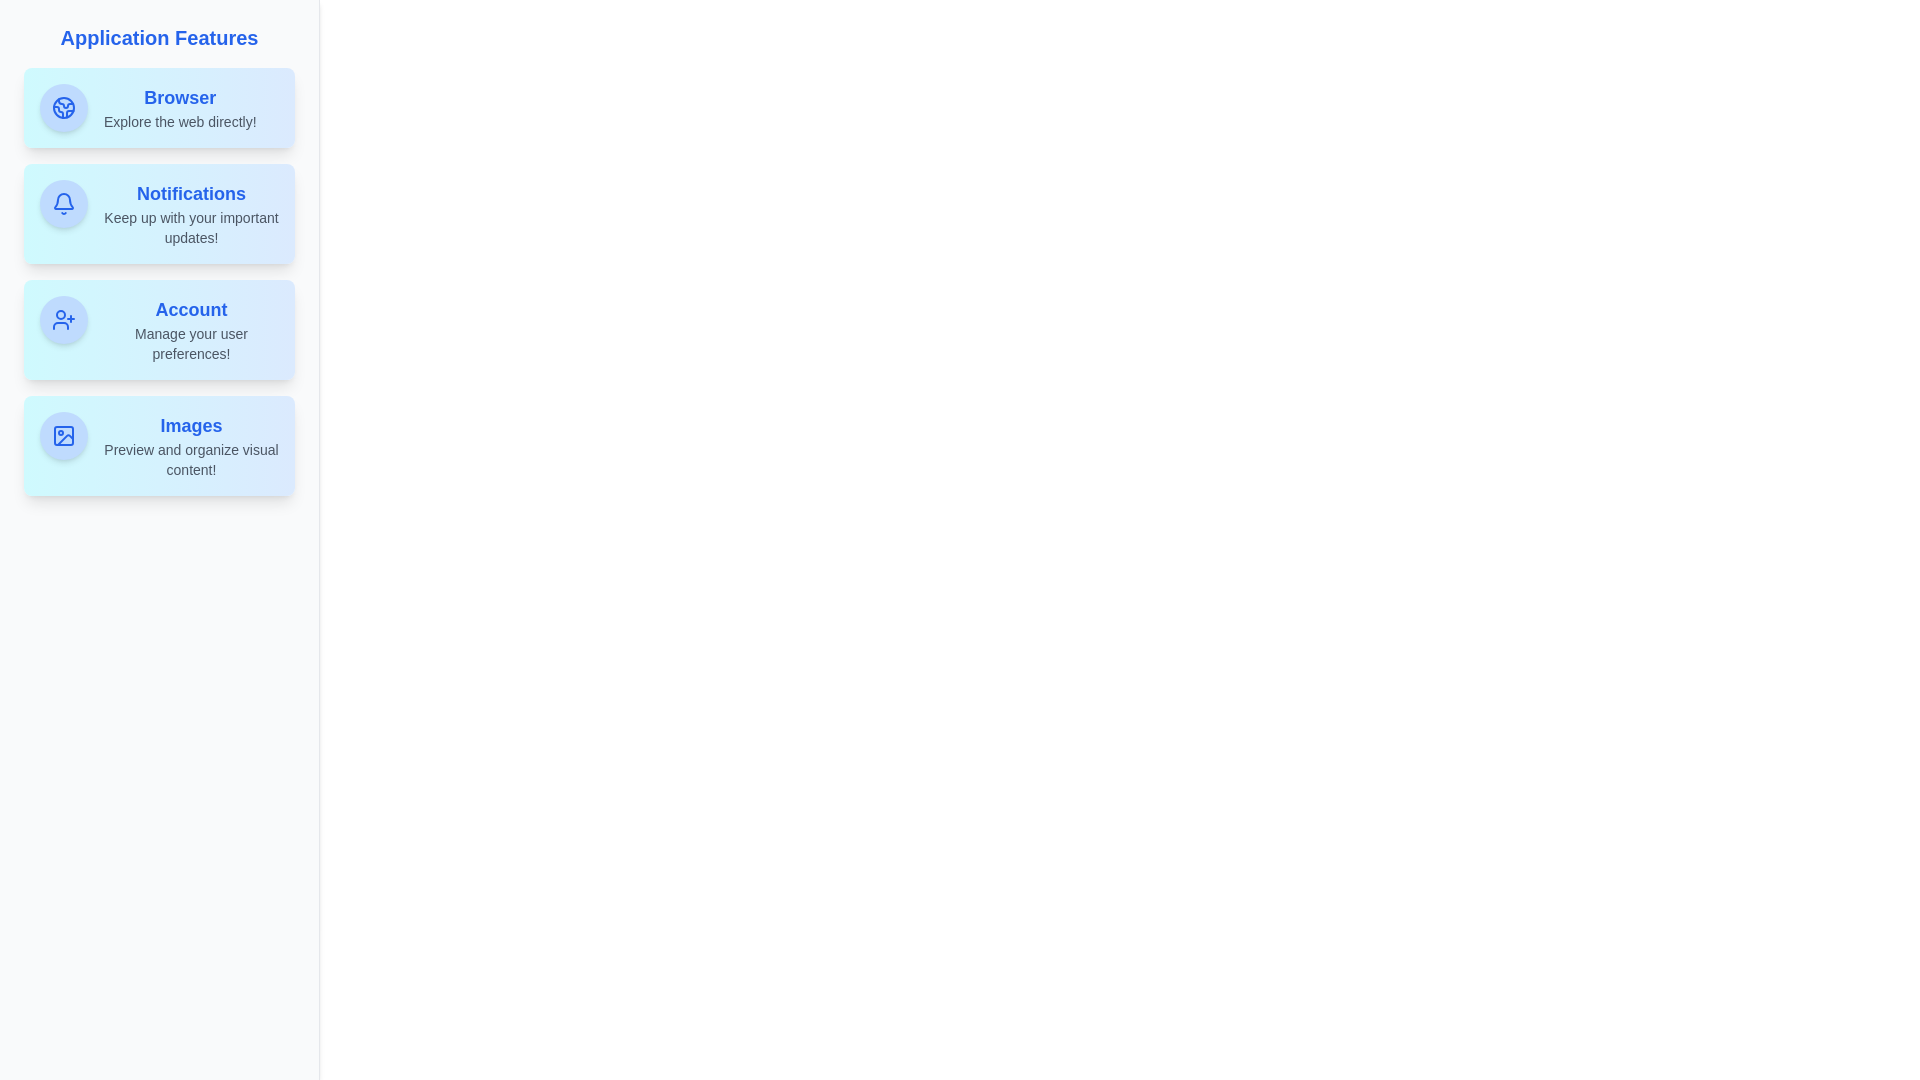  I want to click on the toggle button located at the top-left corner of the screen to toggle the visibility of the drawer panel, so click(43, 43).